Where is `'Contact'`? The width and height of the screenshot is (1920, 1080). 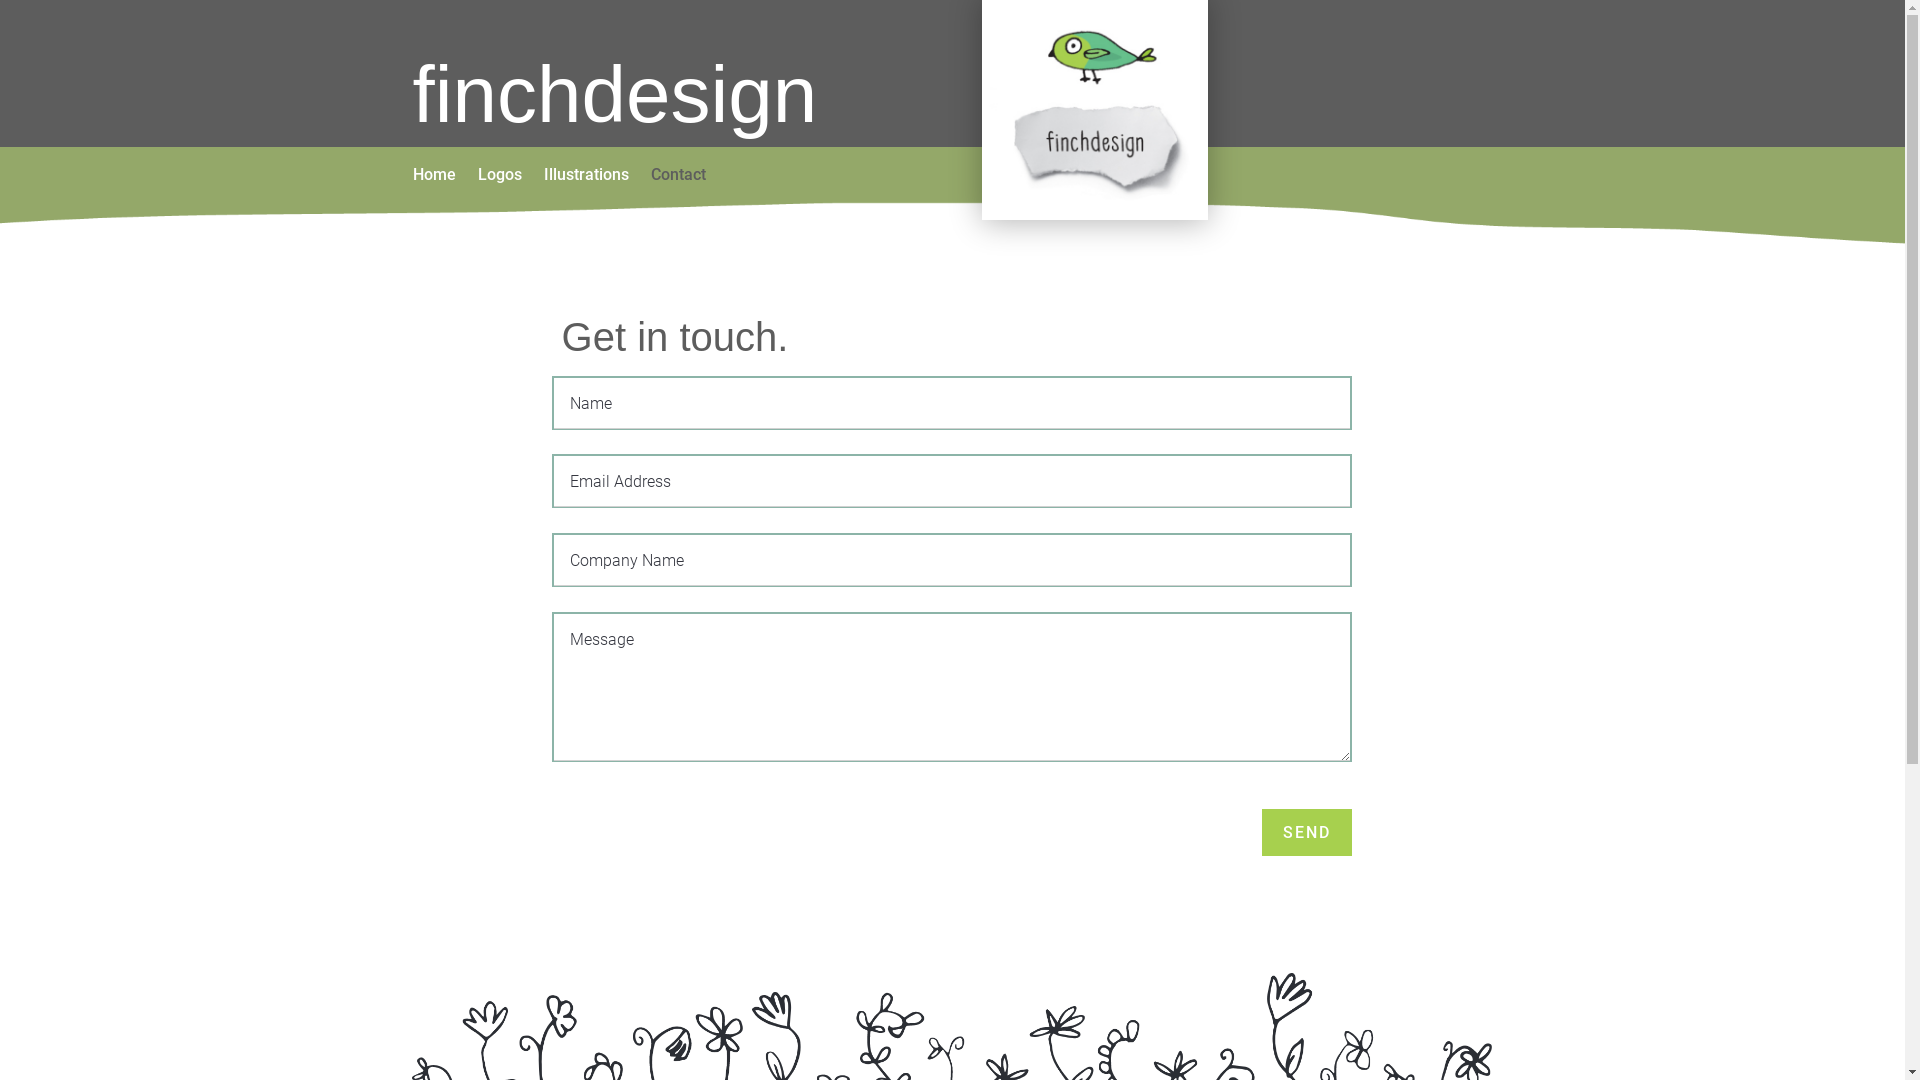 'Contact' is located at coordinates (677, 177).